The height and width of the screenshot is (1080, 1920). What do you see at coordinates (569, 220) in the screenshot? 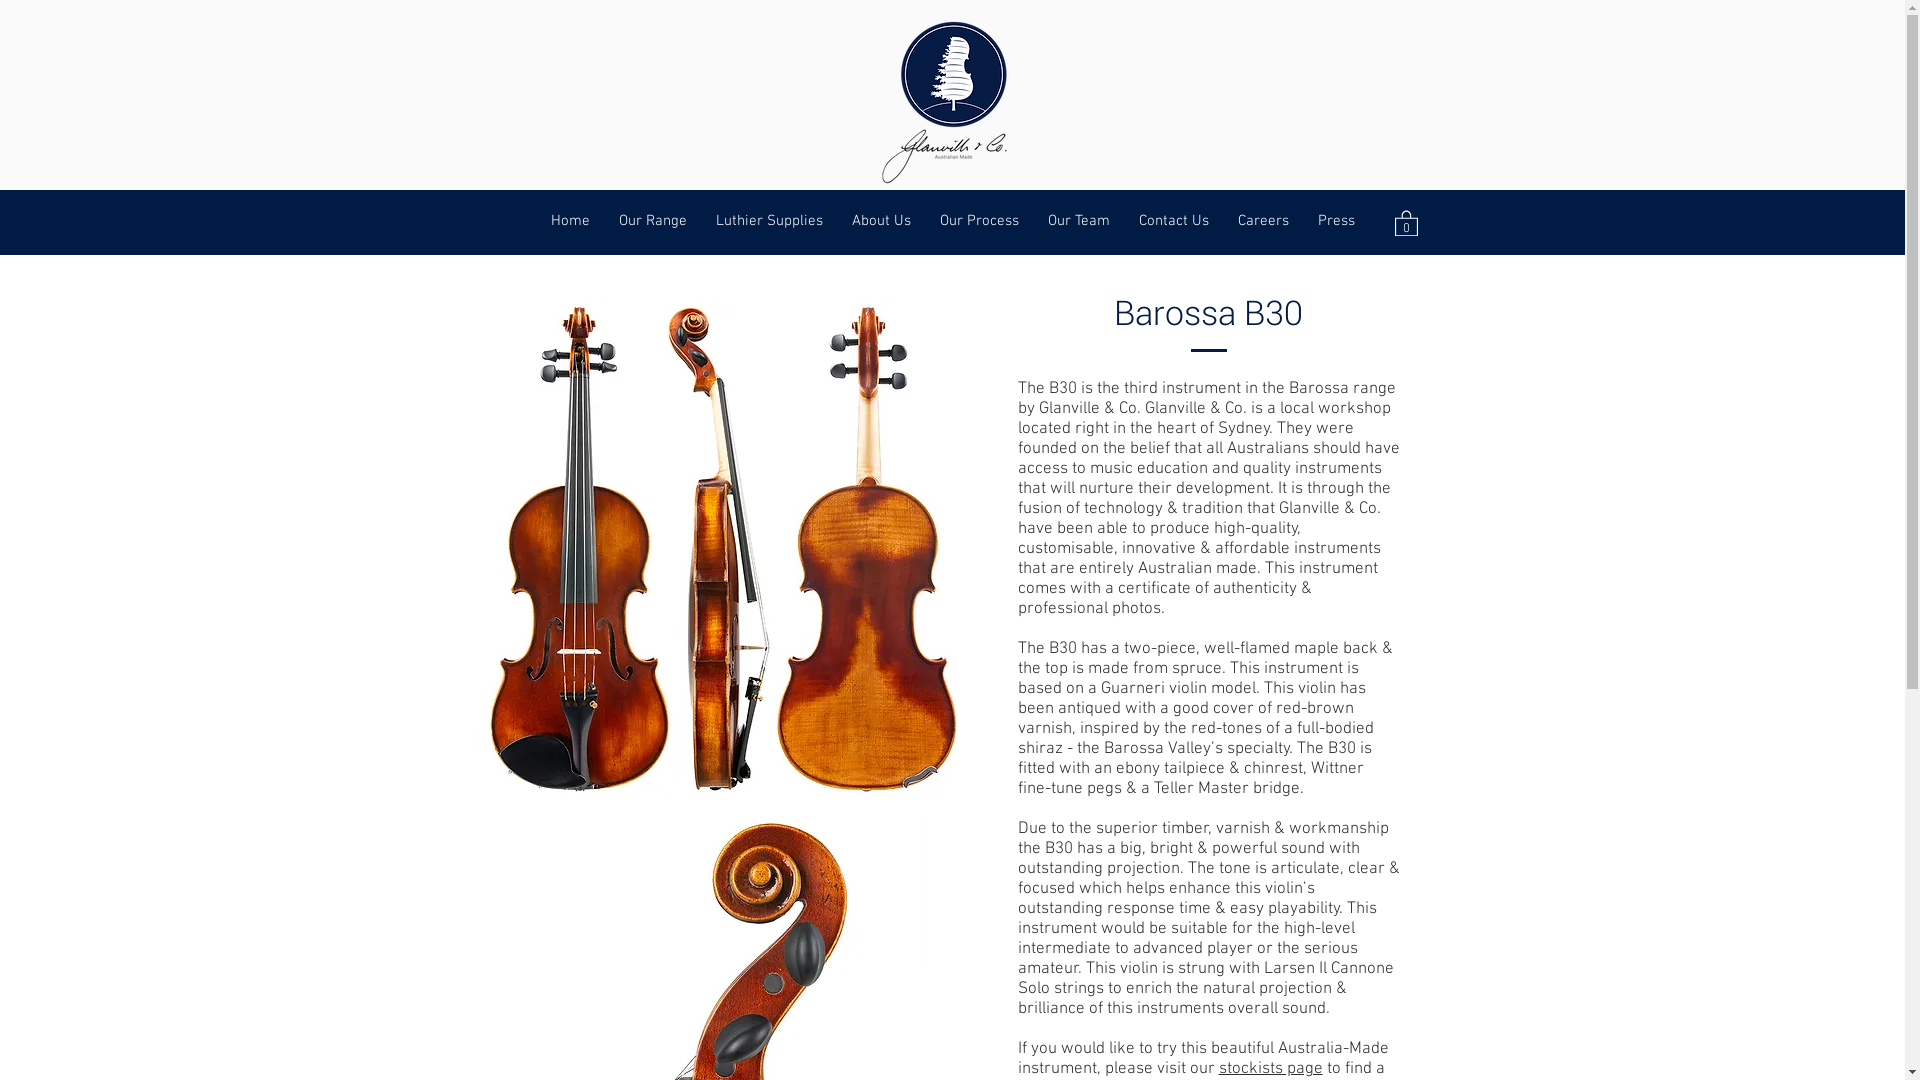
I see `'Home'` at bounding box center [569, 220].